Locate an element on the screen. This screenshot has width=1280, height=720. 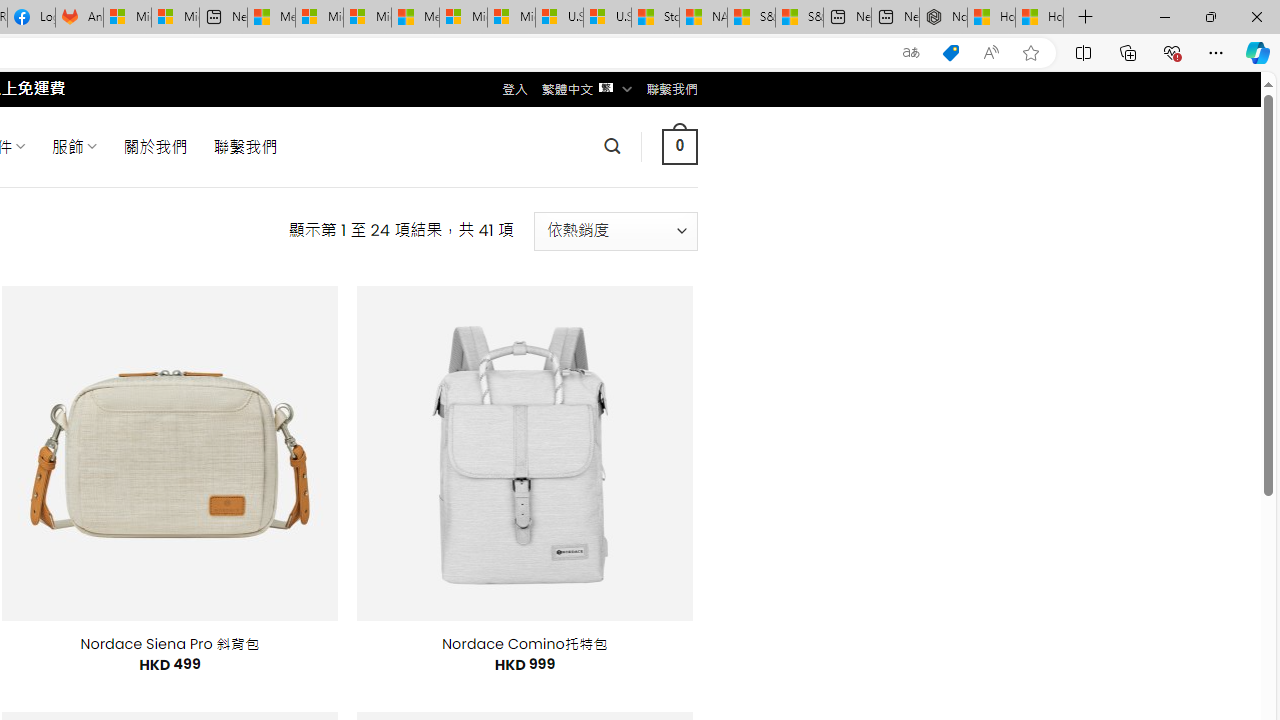
'  0  ' is located at coordinates (679, 145).